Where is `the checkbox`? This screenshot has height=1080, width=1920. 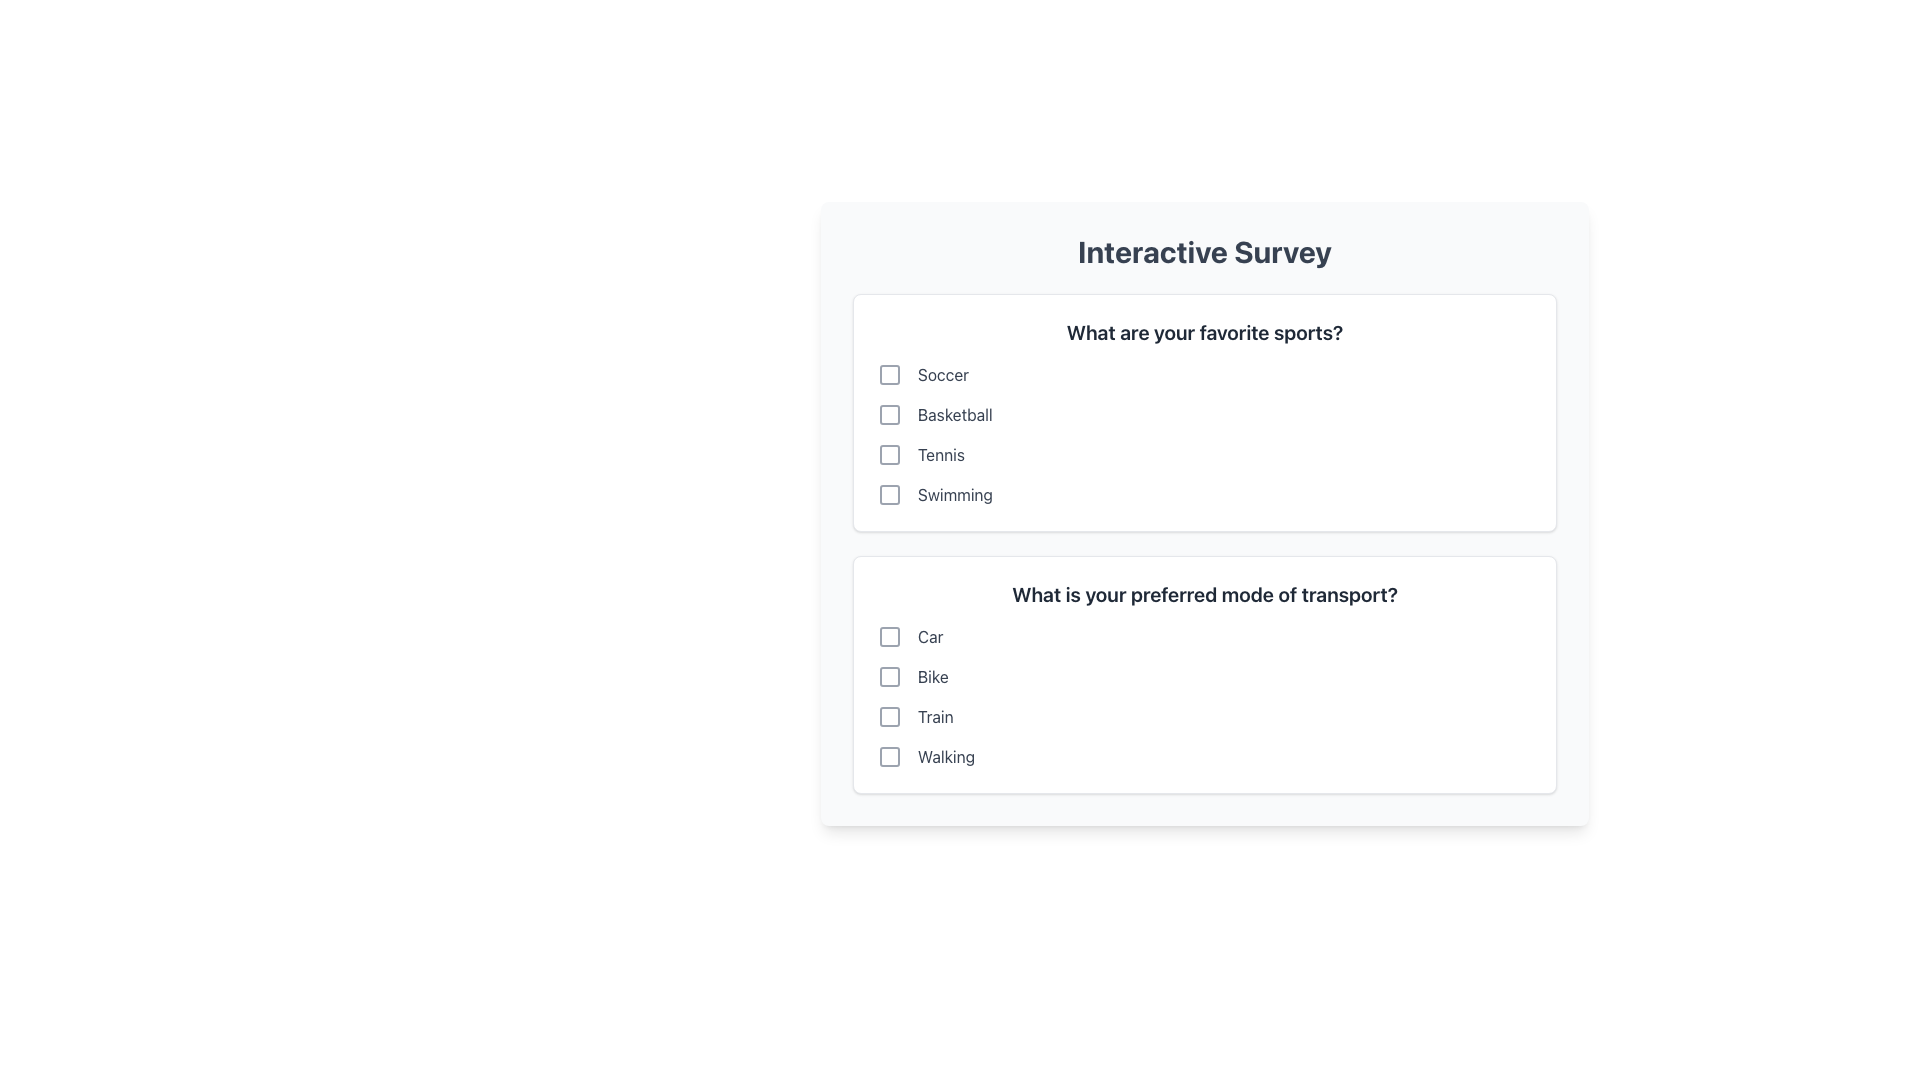
the checkbox is located at coordinates (888, 676).